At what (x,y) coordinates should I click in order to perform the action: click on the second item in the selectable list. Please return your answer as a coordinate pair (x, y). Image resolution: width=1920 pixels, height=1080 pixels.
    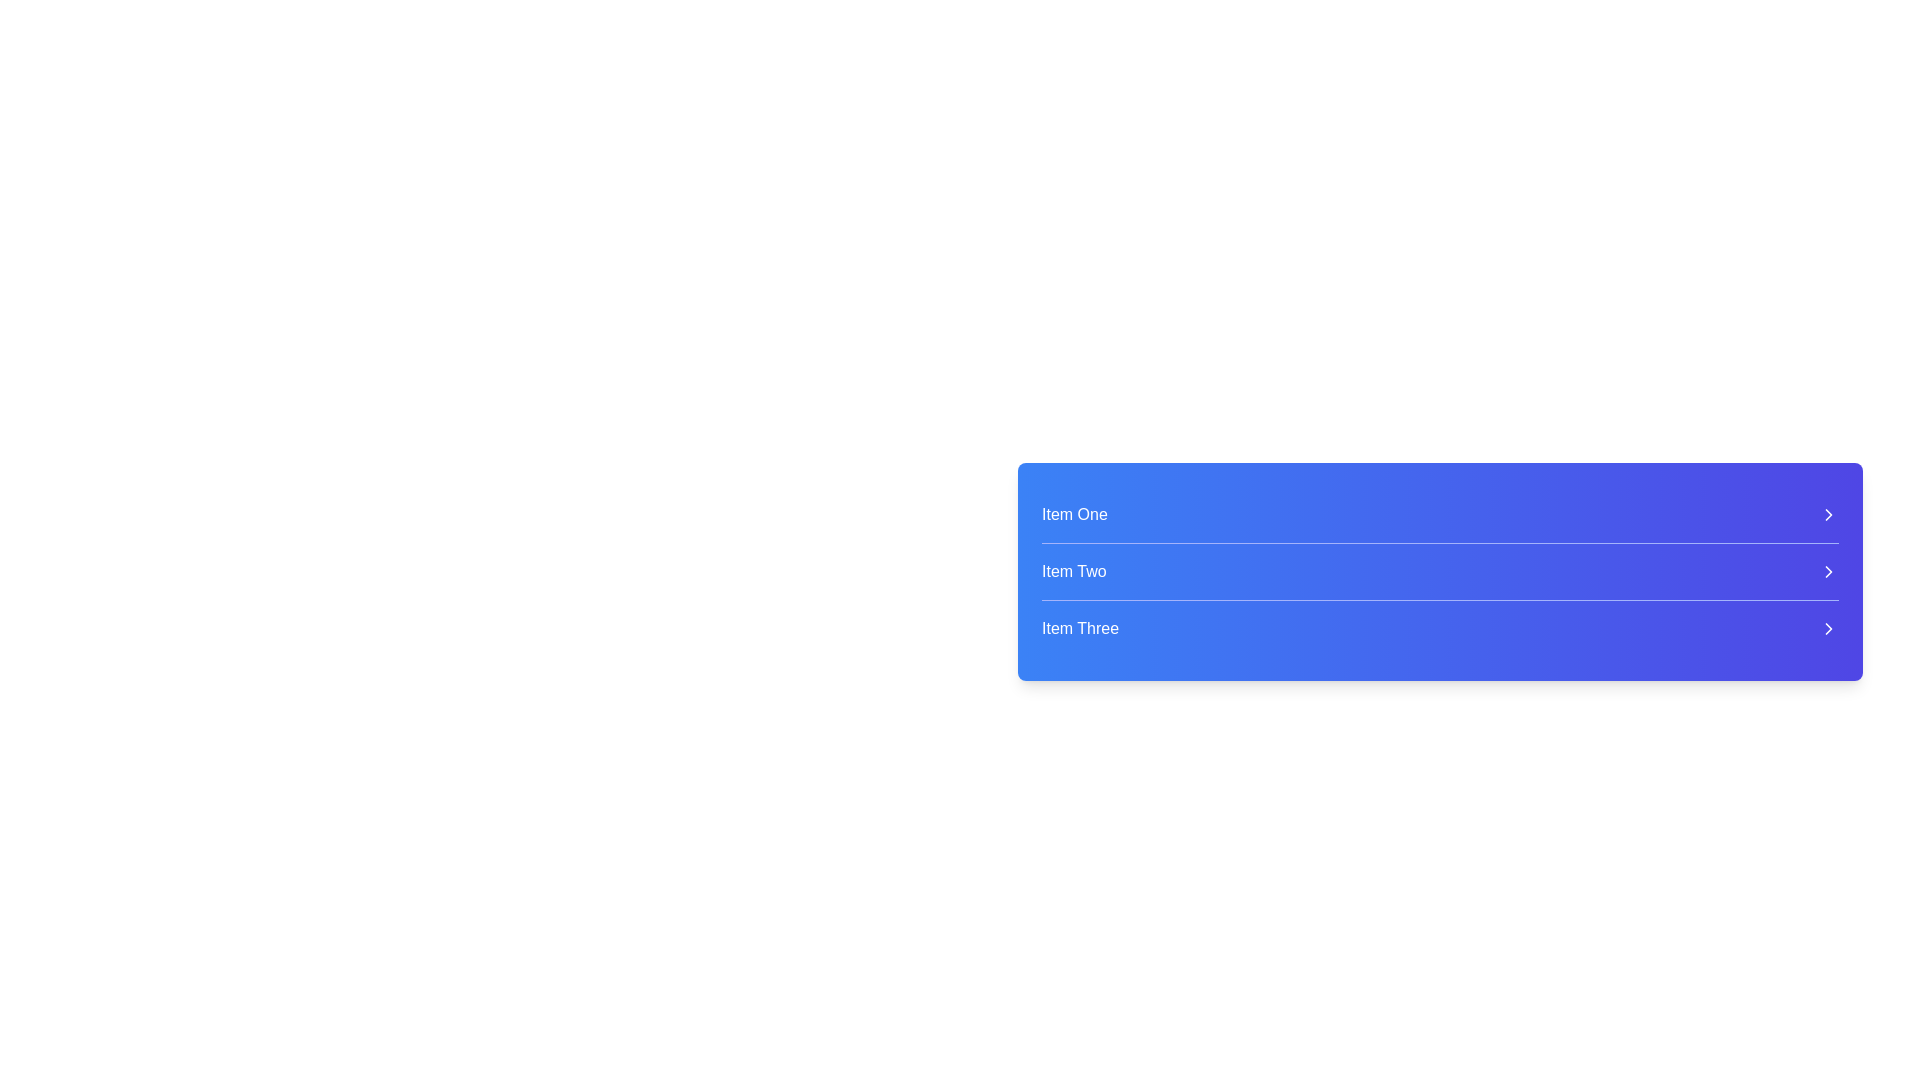
    Looking at the image, I should click on (1440, 571).